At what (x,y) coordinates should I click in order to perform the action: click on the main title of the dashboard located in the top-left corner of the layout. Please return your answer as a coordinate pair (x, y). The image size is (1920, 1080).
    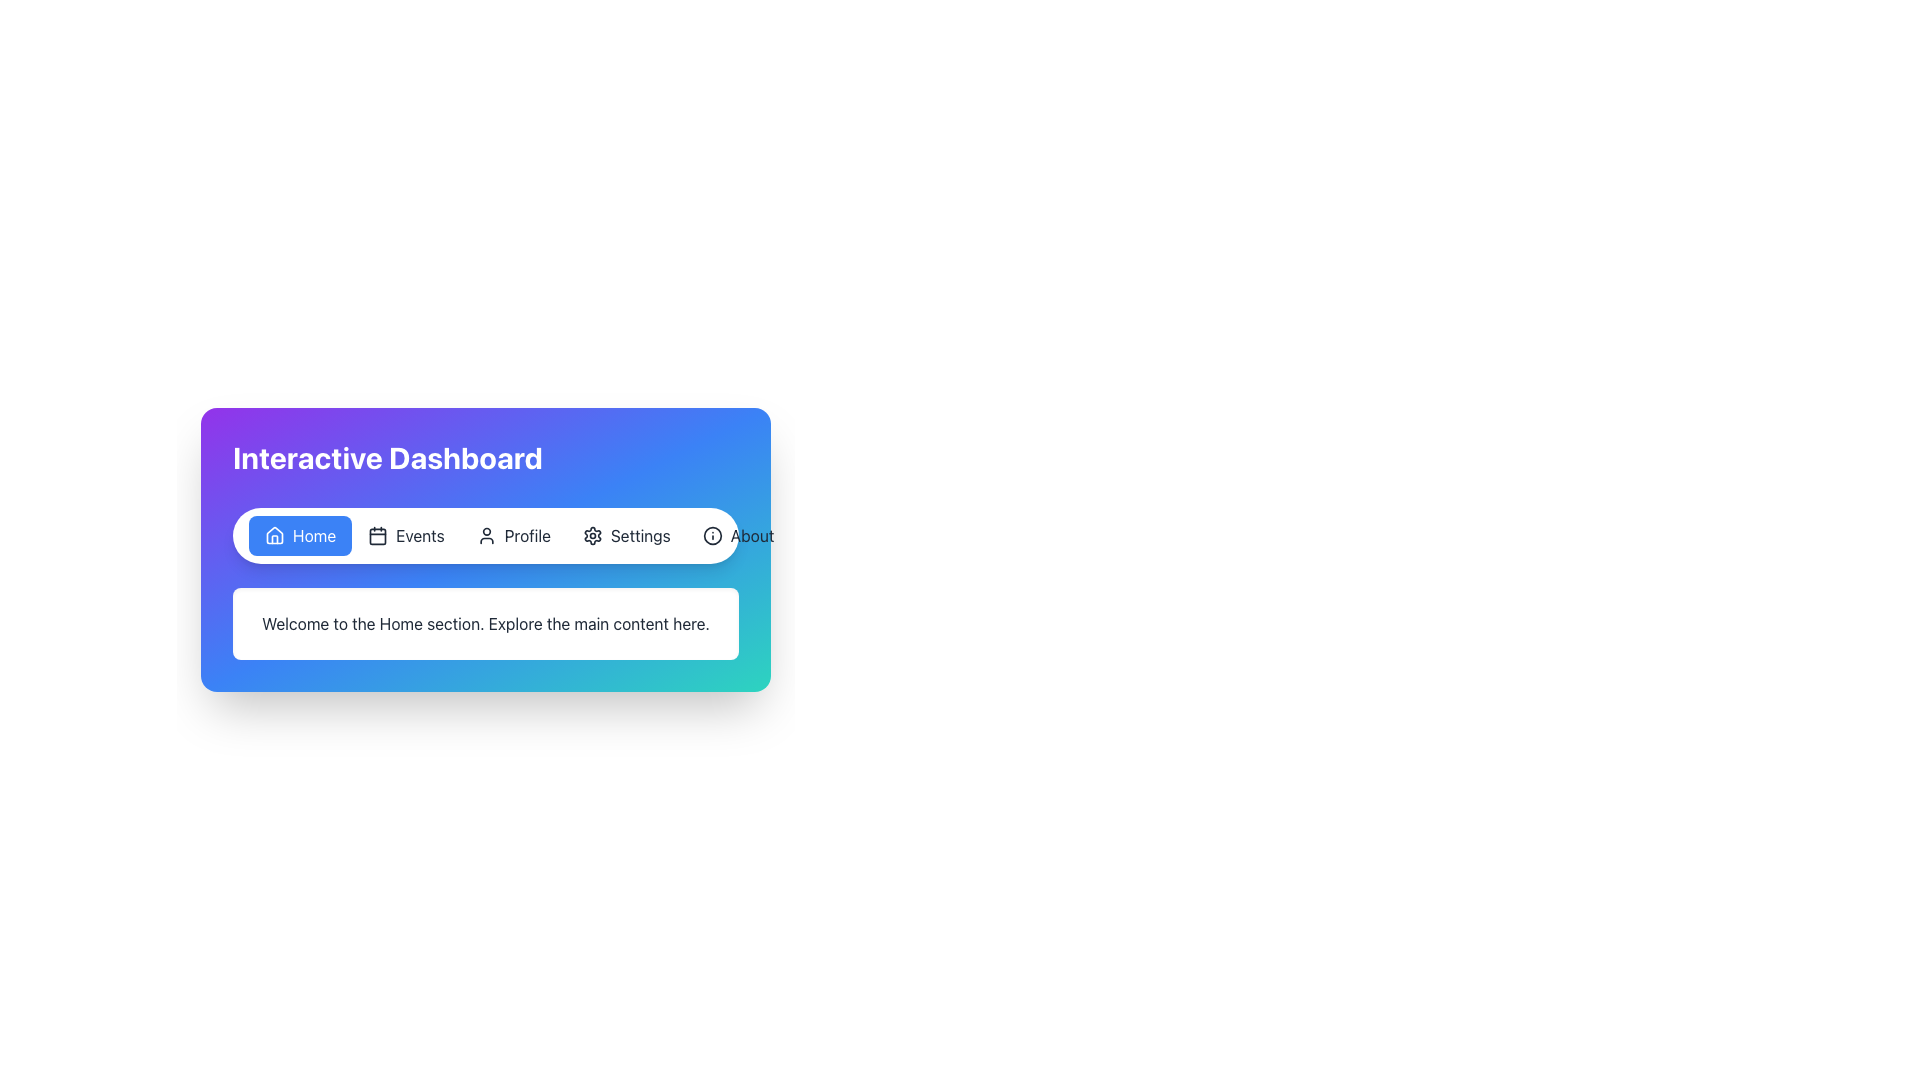
    Looking at the image, I should click on (387, 458).